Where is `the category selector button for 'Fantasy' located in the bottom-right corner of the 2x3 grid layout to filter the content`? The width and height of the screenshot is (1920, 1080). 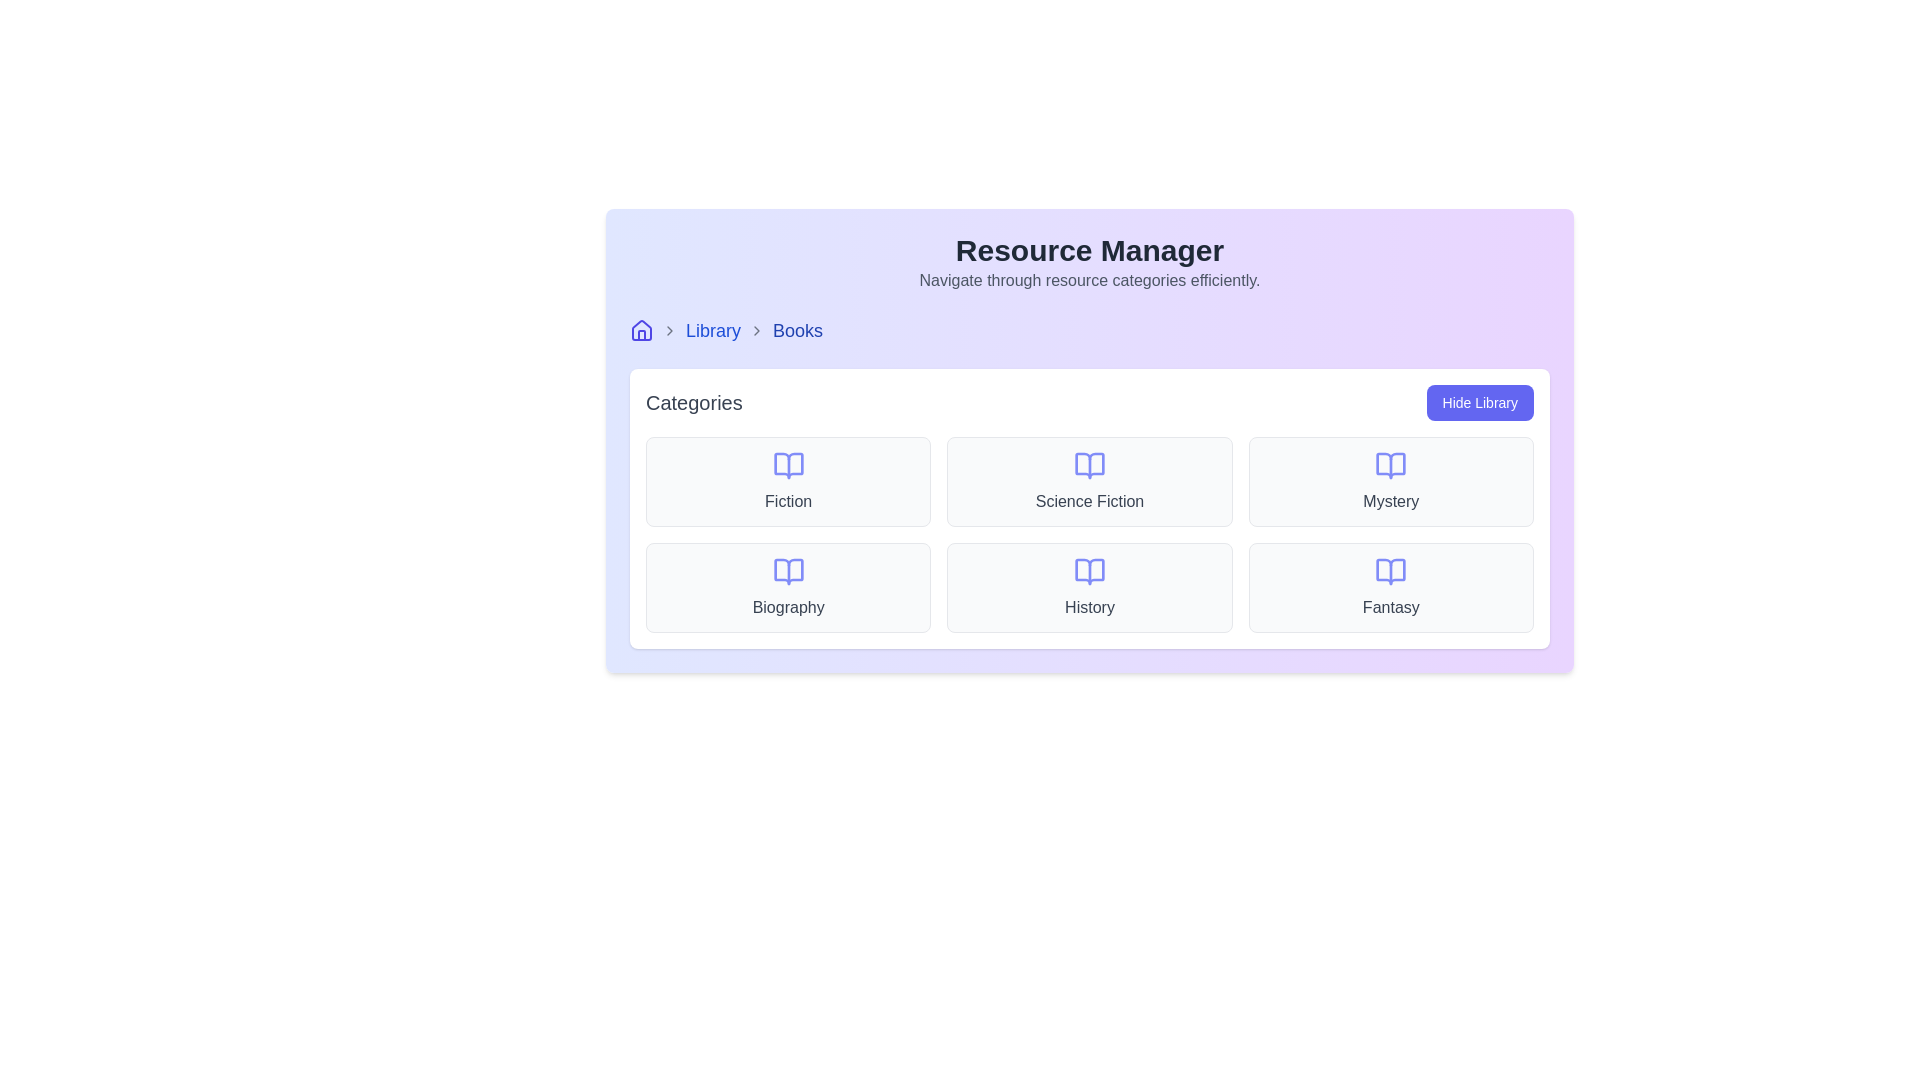 the category selector button for 'Fantasy' located in the bottom-right corner of the 2x3 grid layout to filter the content is located at coordinates (1390, 586).